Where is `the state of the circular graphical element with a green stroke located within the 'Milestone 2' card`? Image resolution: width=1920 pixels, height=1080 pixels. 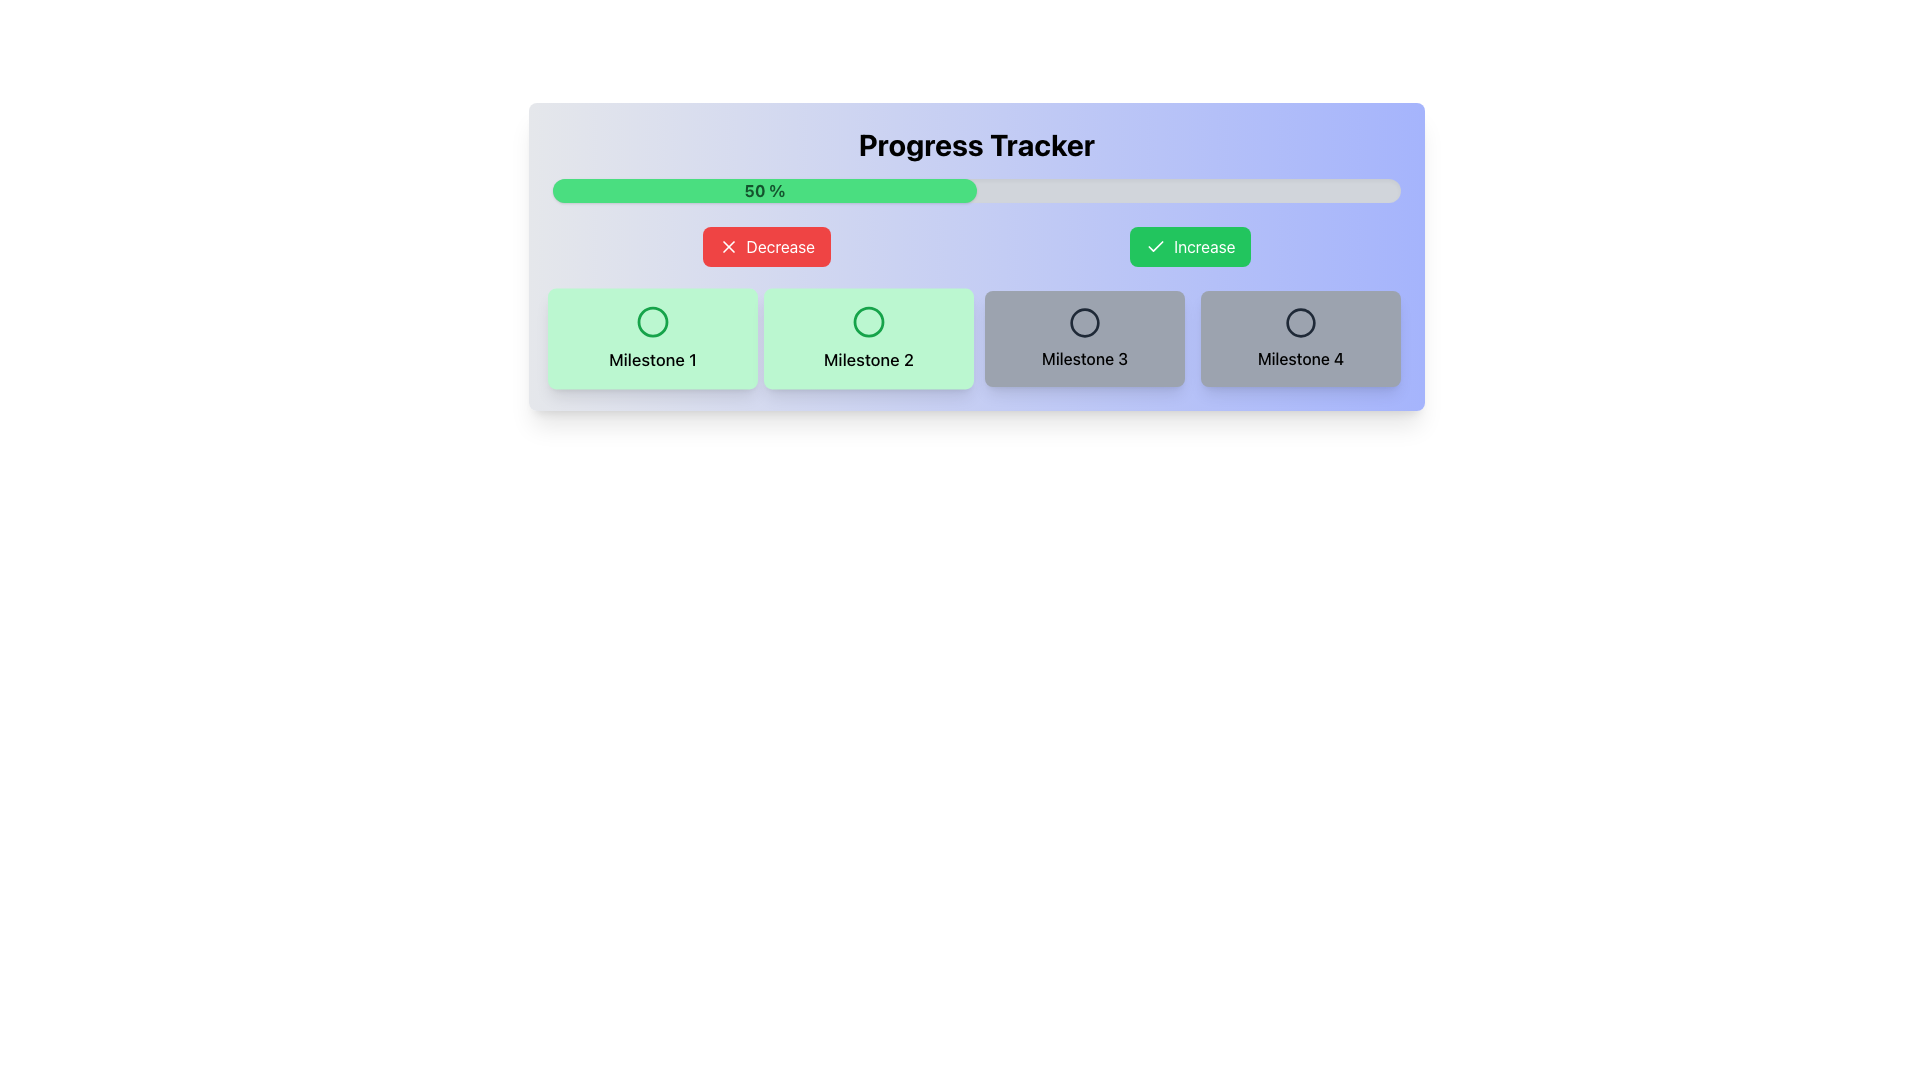
the state of the circular graphical element with a green stroke located within the 'Milestone 2' card is located at coordinates (868, 320).